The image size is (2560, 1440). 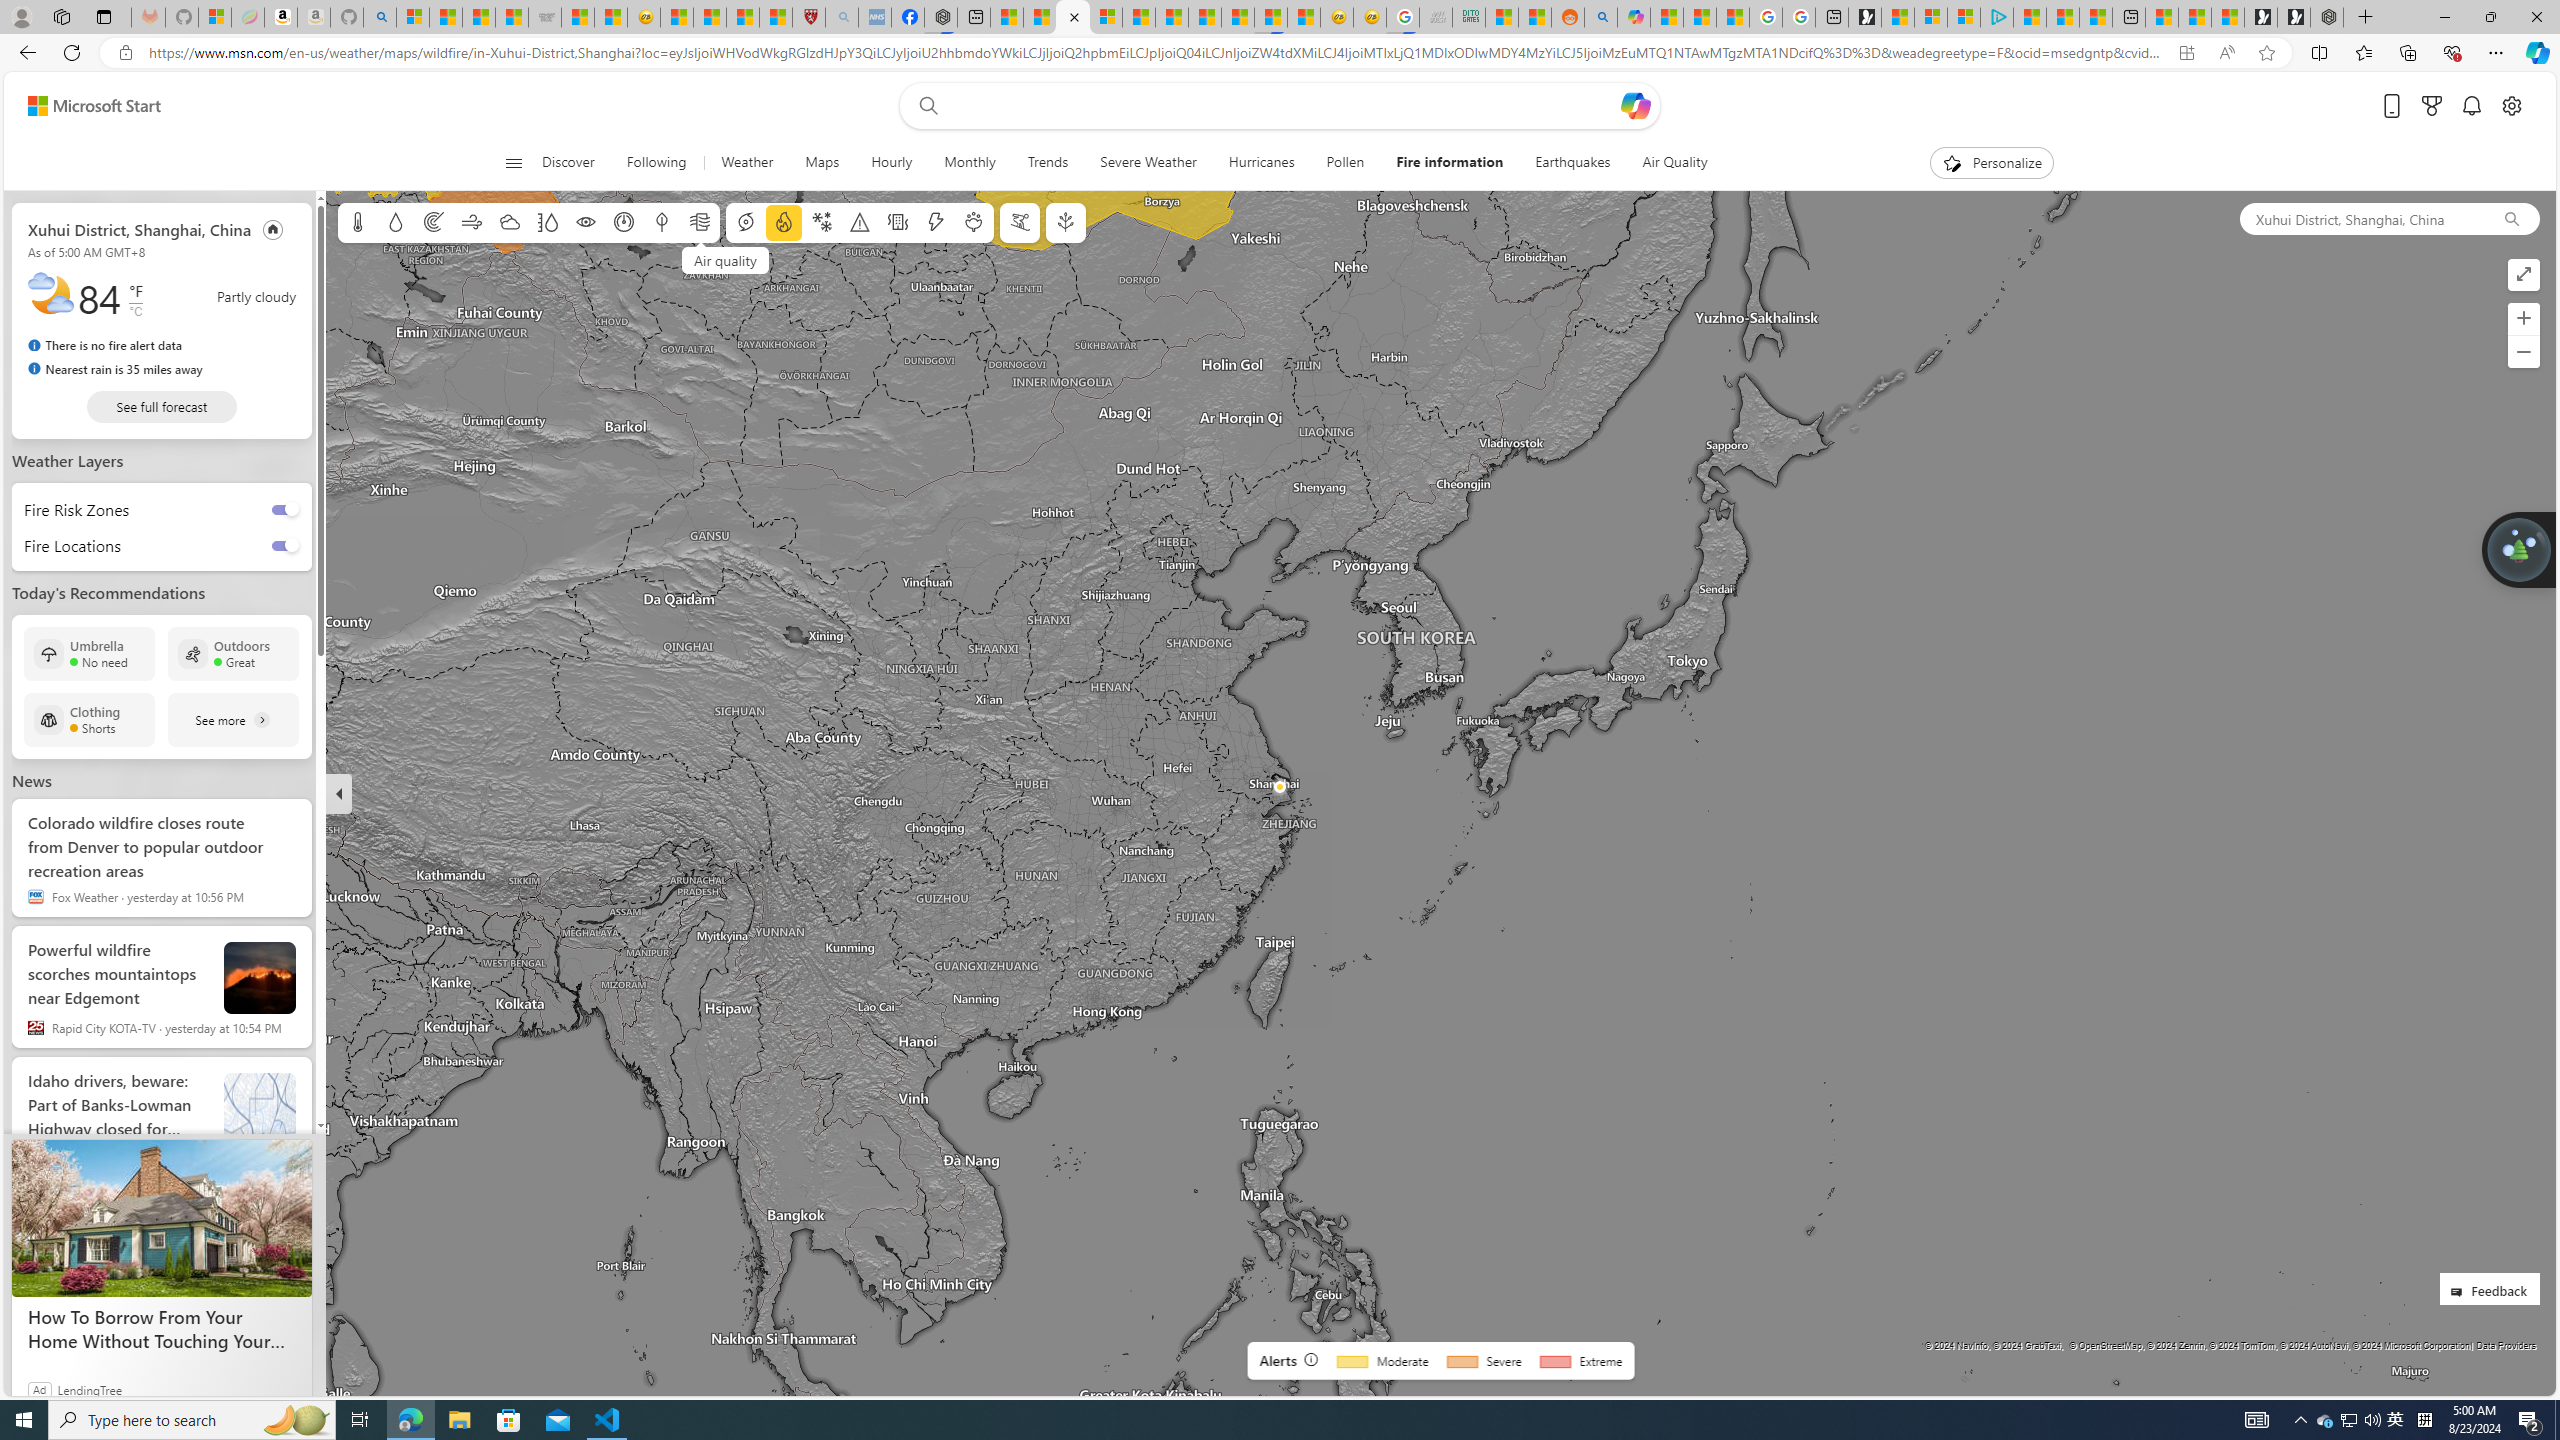 What do you see at coordinates (395, 222) in the screenshot?
I see `'Precipitation'` at bounding box center [395, 222].